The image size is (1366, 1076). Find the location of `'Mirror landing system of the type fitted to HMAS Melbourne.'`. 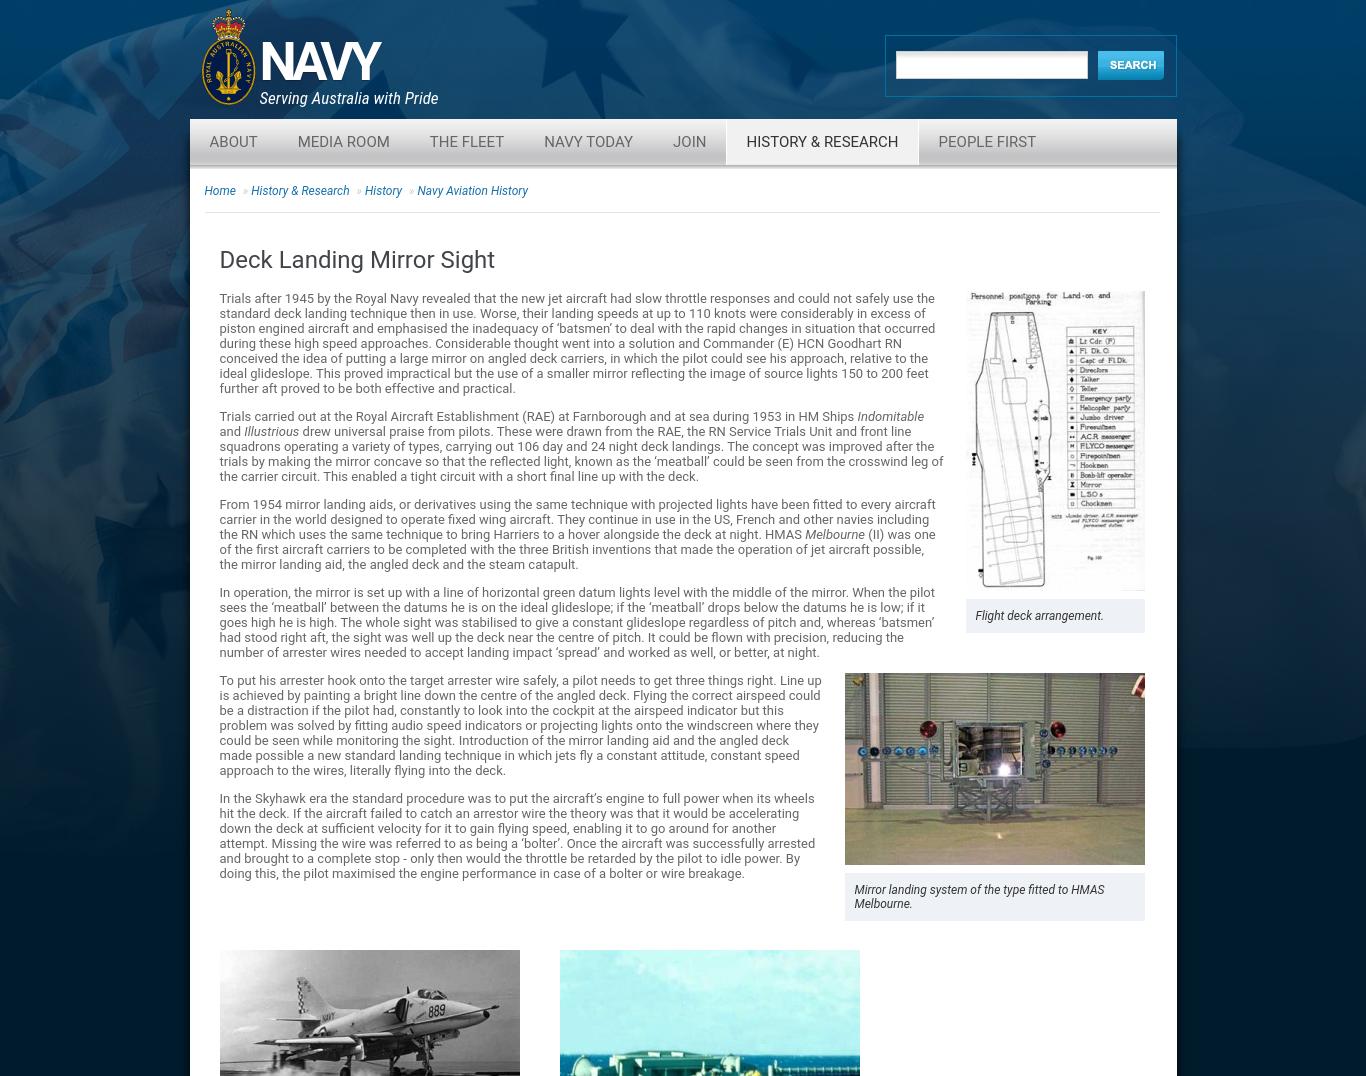

'Mirror landing system of the type fitted to HMAS Melbourne.' is located at coordinates (979, 896).